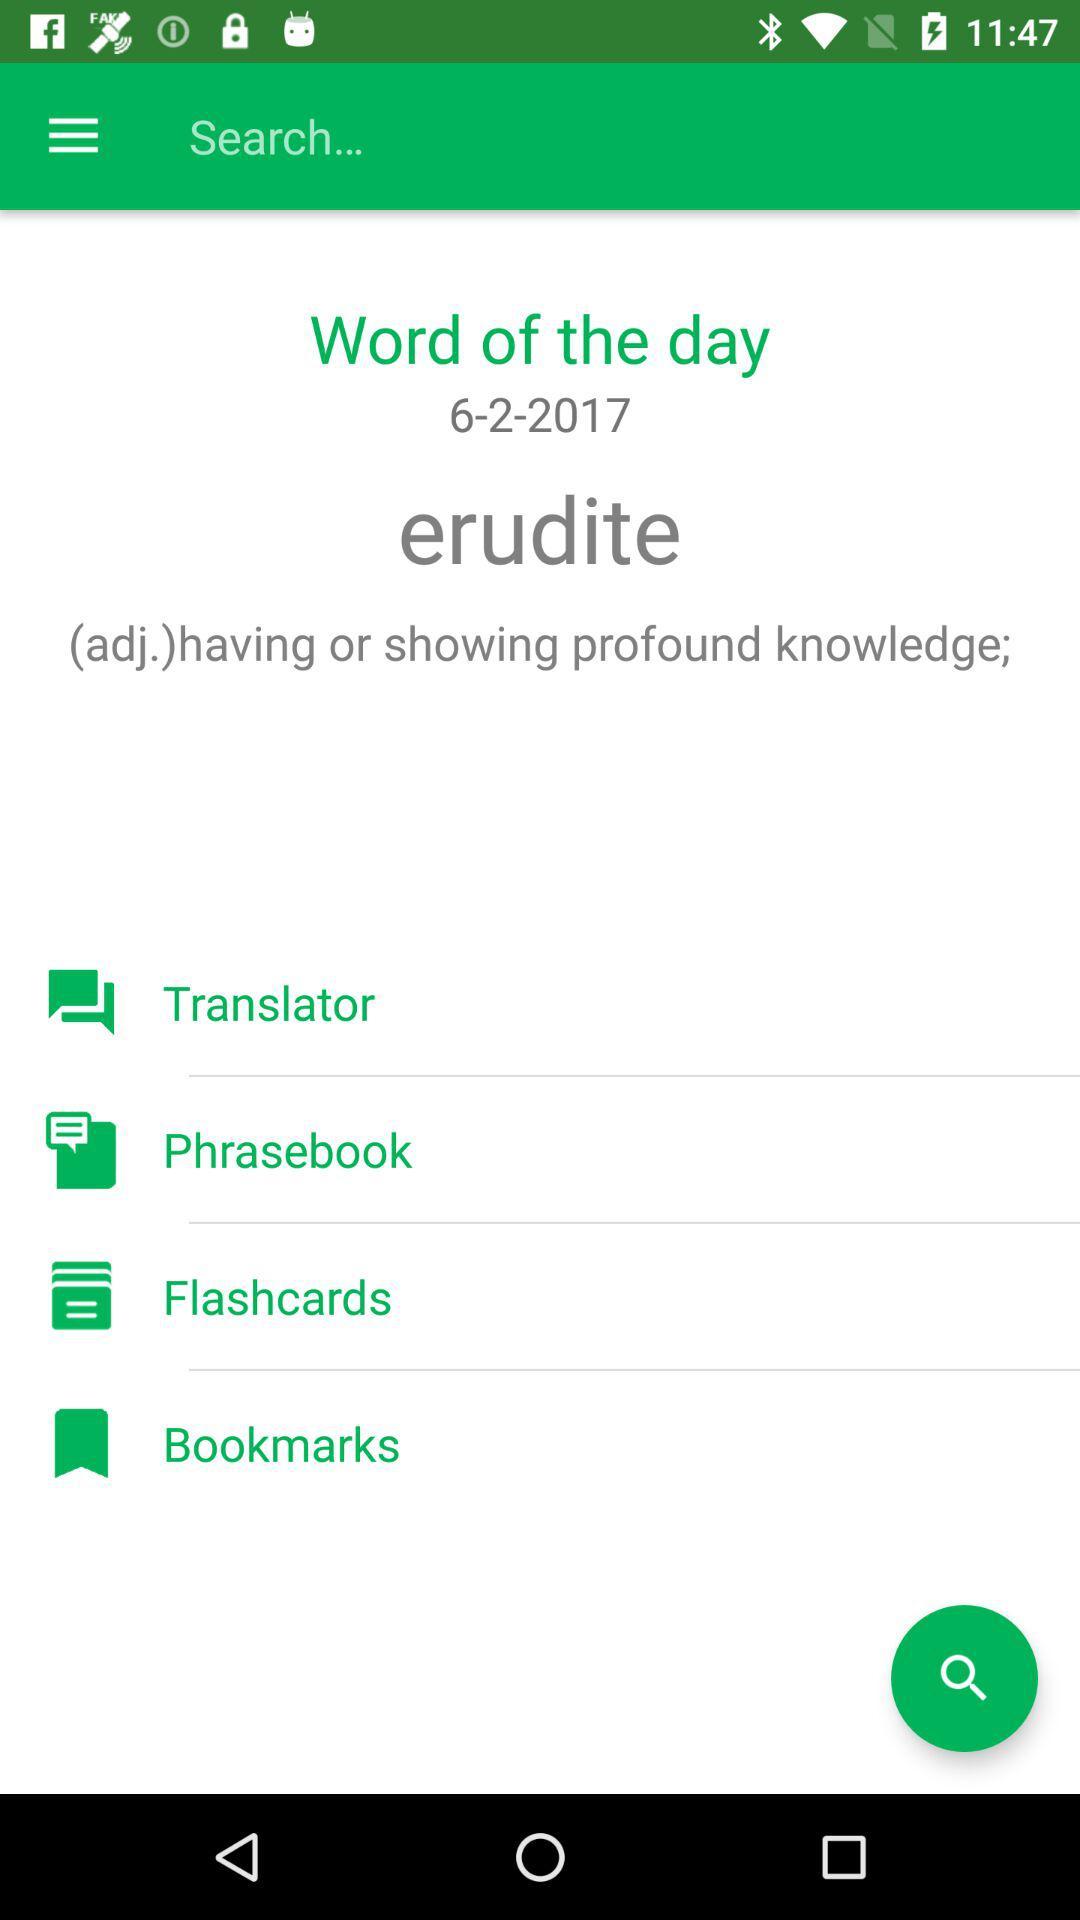  I want to click on icon at the top left corner, so click(72, 135).